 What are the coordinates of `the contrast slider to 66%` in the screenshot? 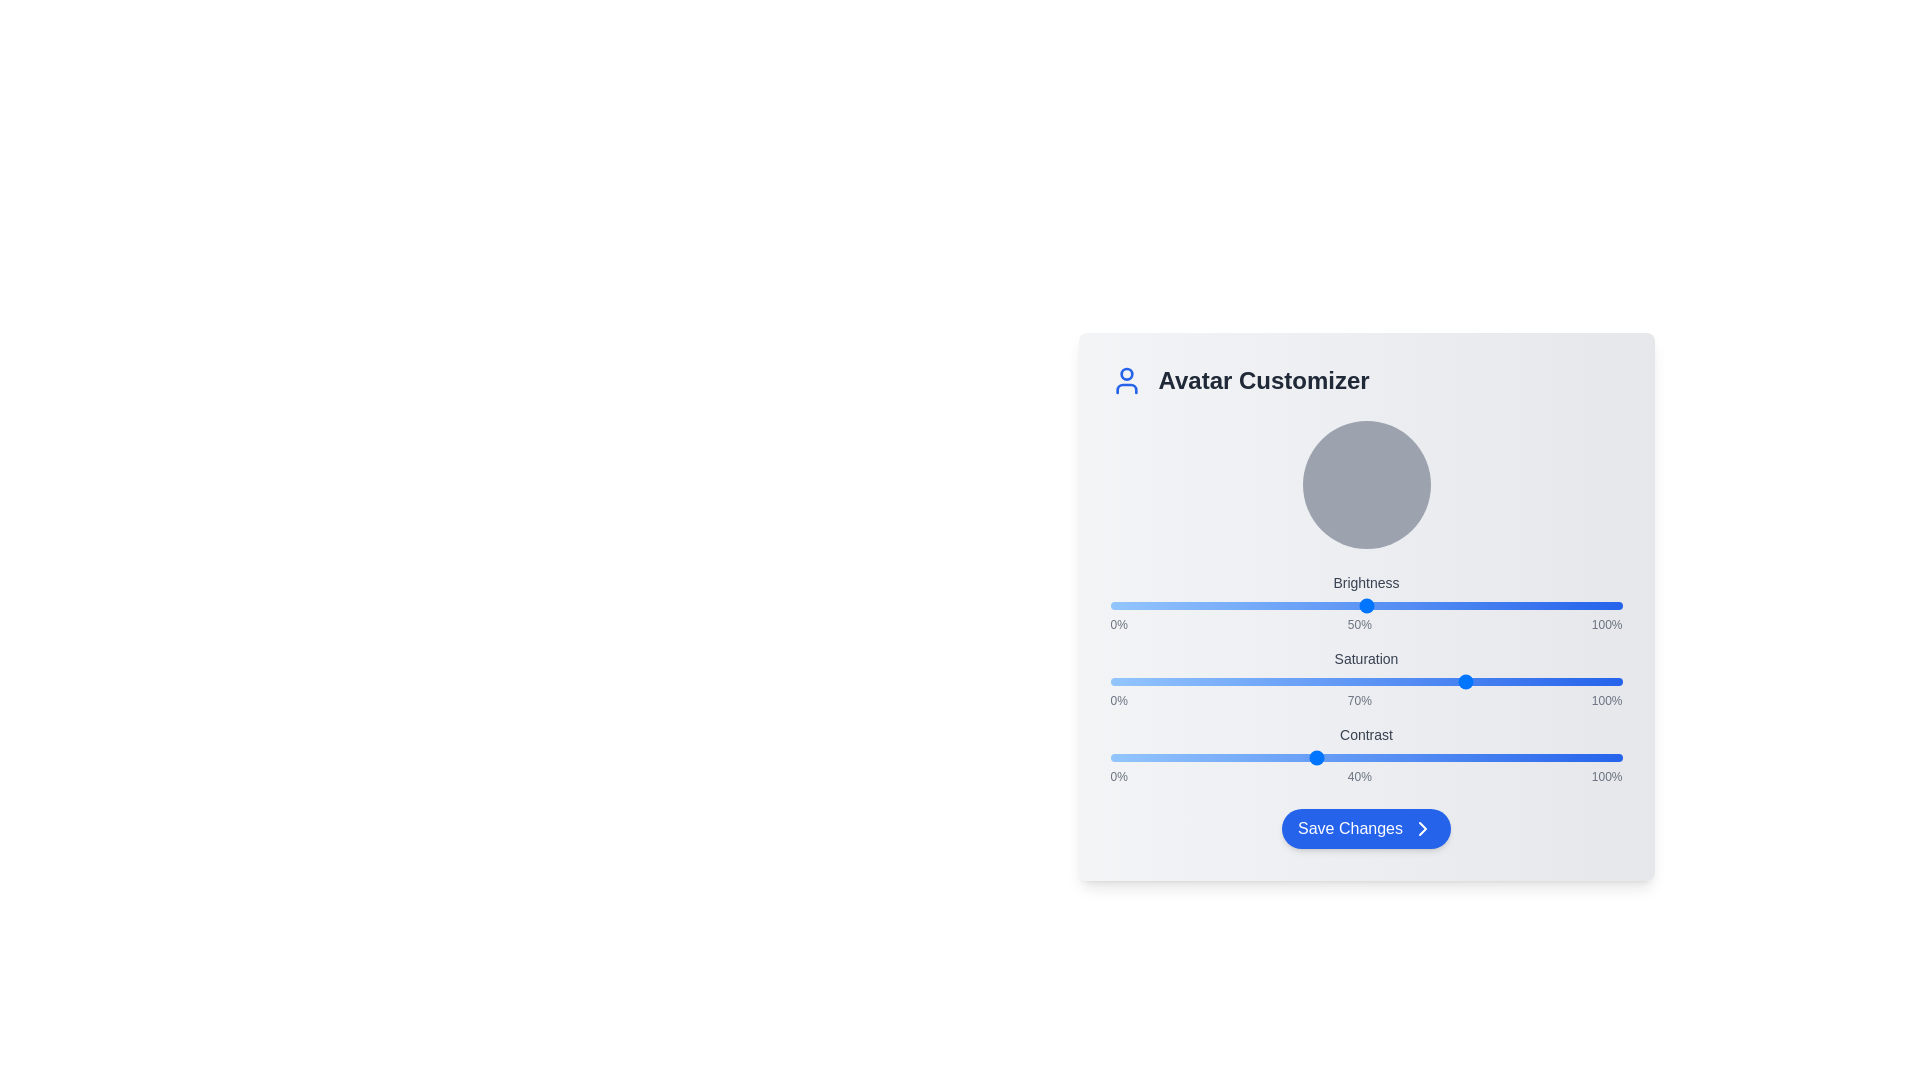 It's located at (1448, 758).